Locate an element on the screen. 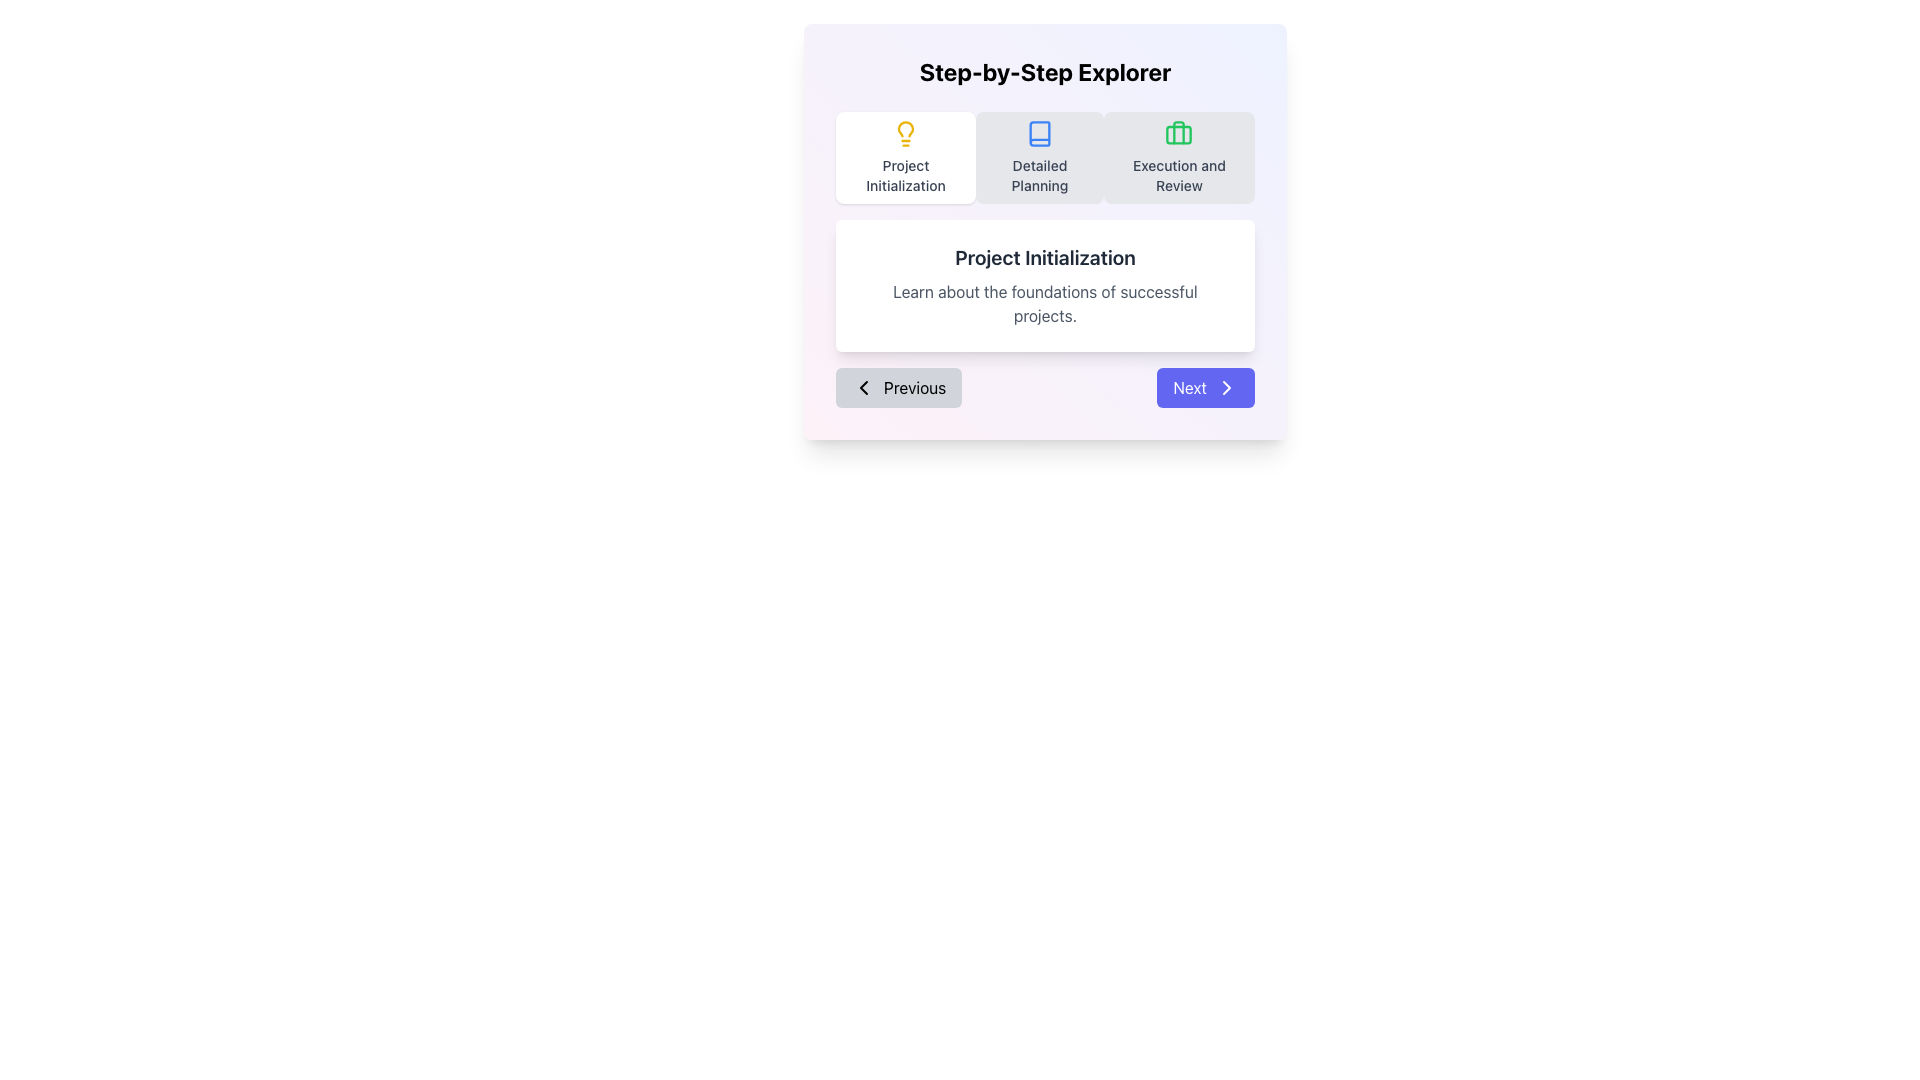 This screenshot has width=1920, height=1080. the first button in the 'Step-by-Step Explorer' for the 'Project Initialization' stage to trigger a visual effect is located at coordinates (905, 157).